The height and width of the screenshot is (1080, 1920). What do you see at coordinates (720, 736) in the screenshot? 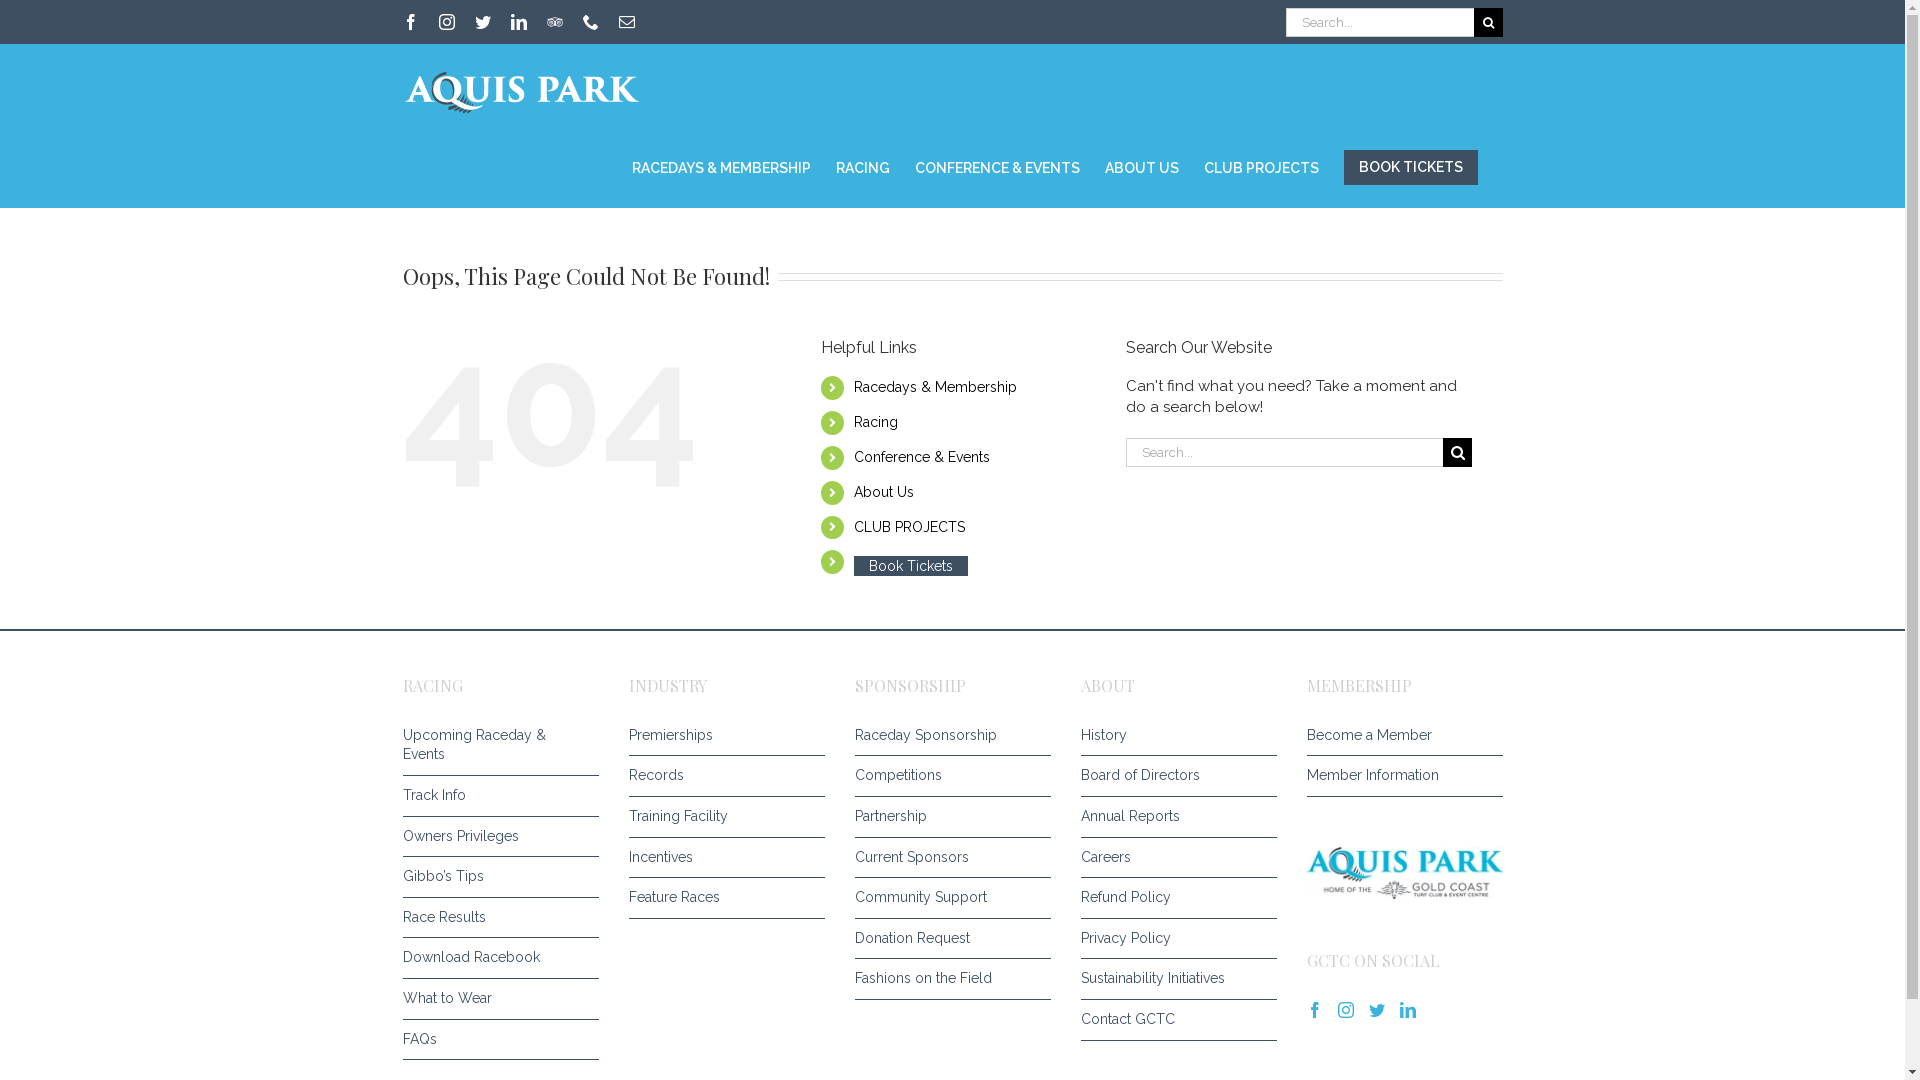
I see `'Premierships'` at bounding box center [720, 736].